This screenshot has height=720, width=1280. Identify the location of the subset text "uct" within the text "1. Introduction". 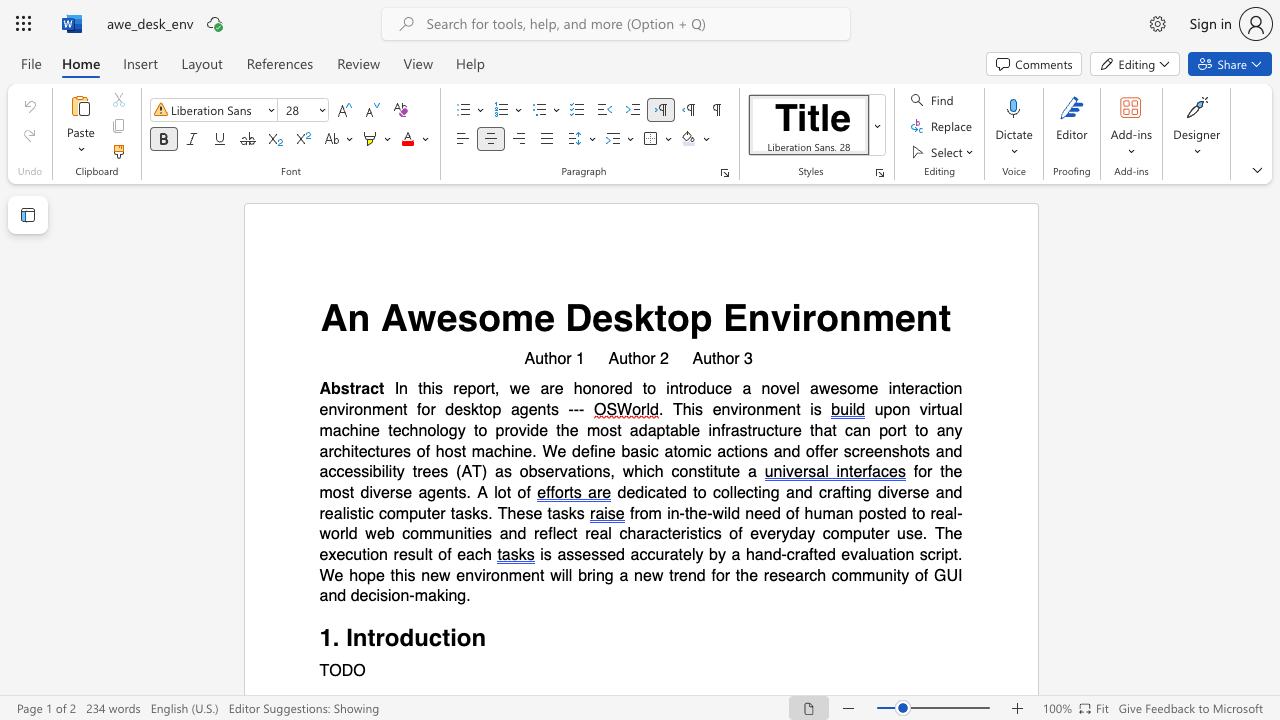
(413, 638).